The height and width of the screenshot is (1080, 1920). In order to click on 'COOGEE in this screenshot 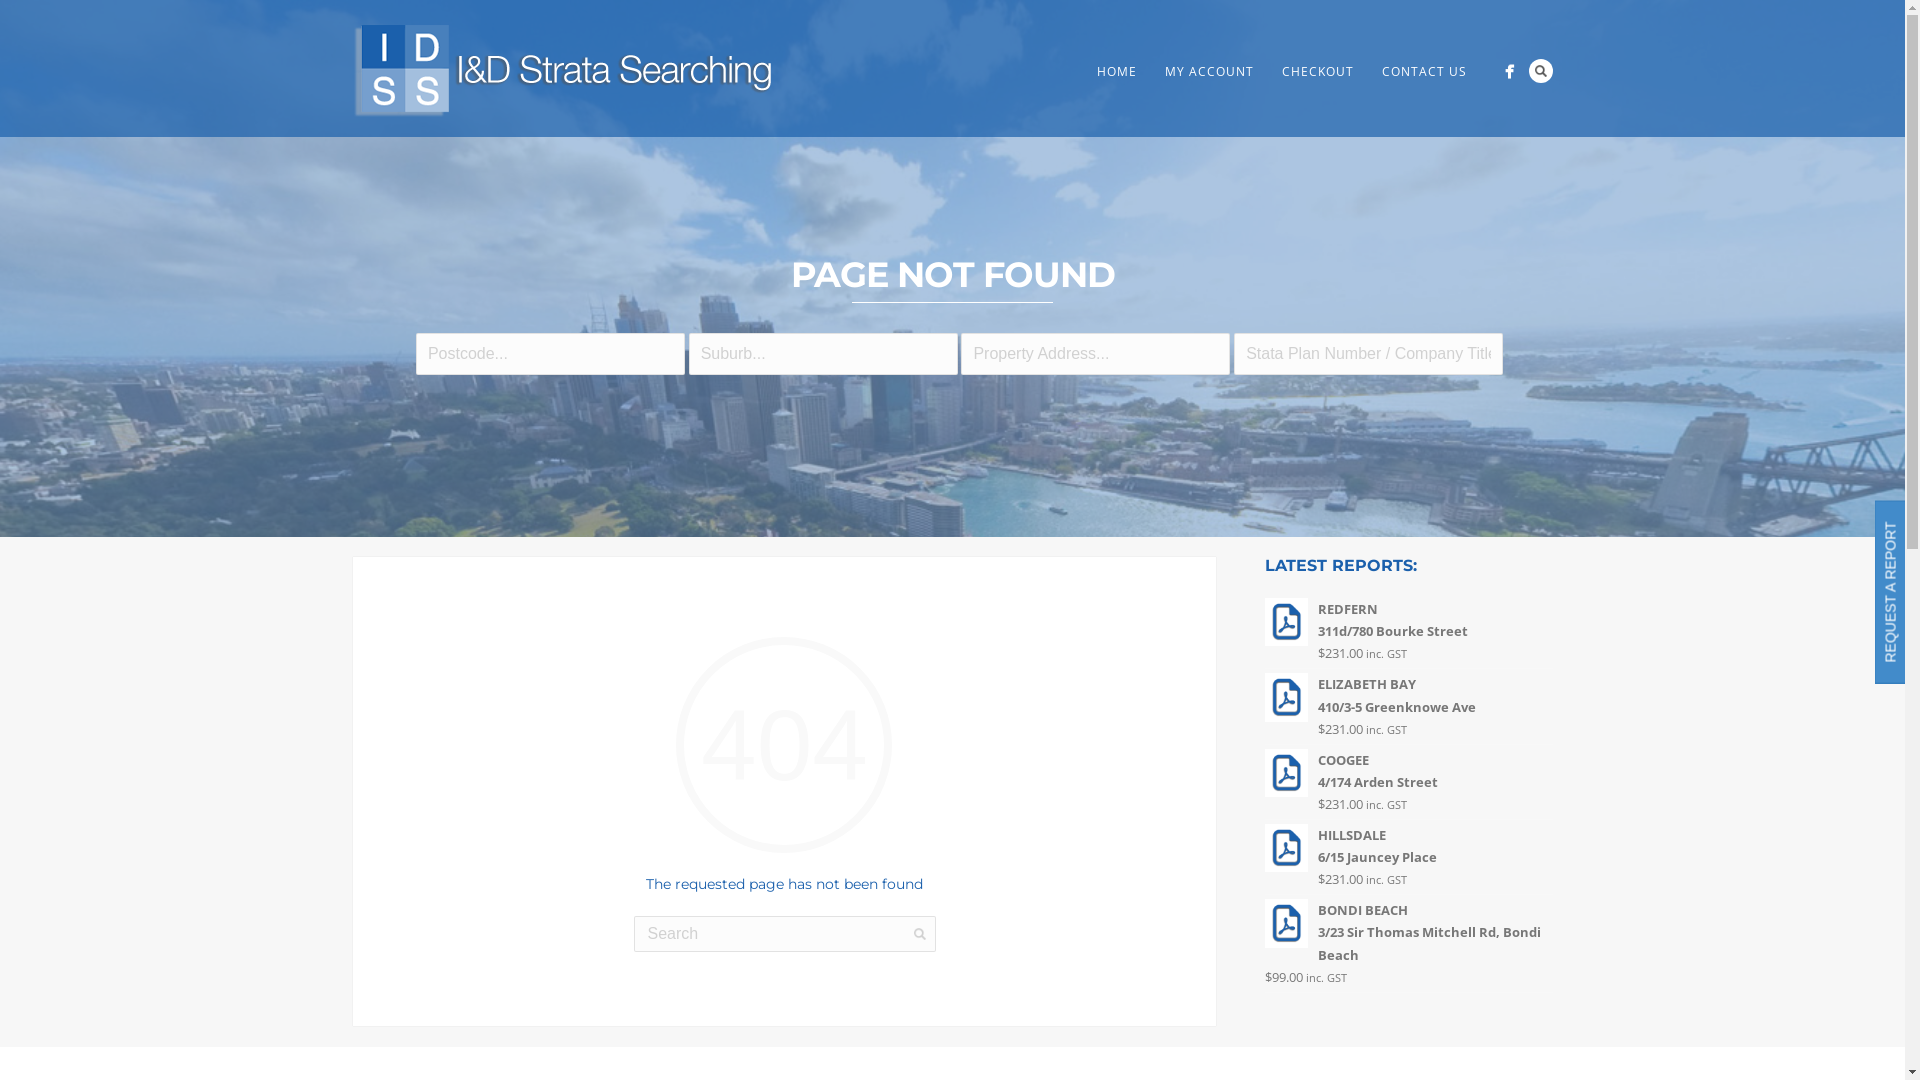, I will do `click(1406, 770)`.